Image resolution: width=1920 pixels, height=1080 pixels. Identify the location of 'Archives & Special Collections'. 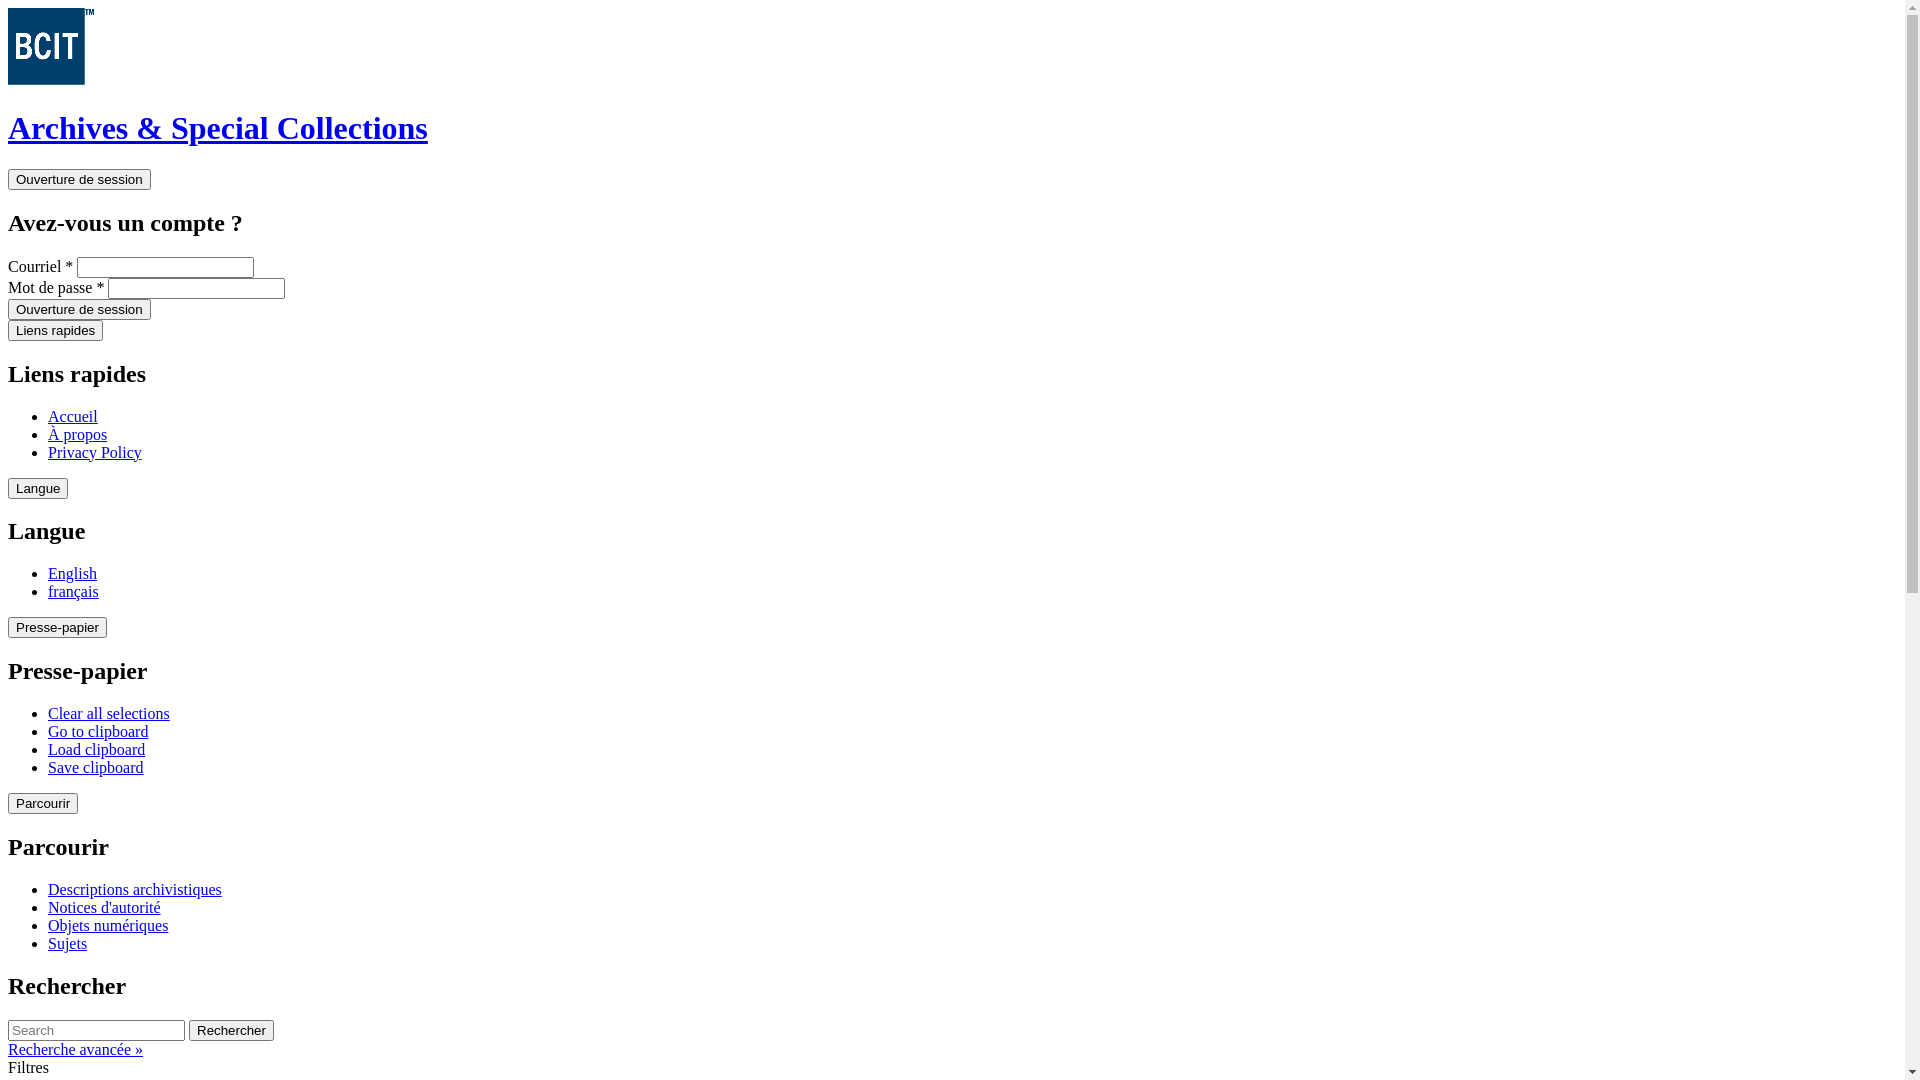
(217, 127).